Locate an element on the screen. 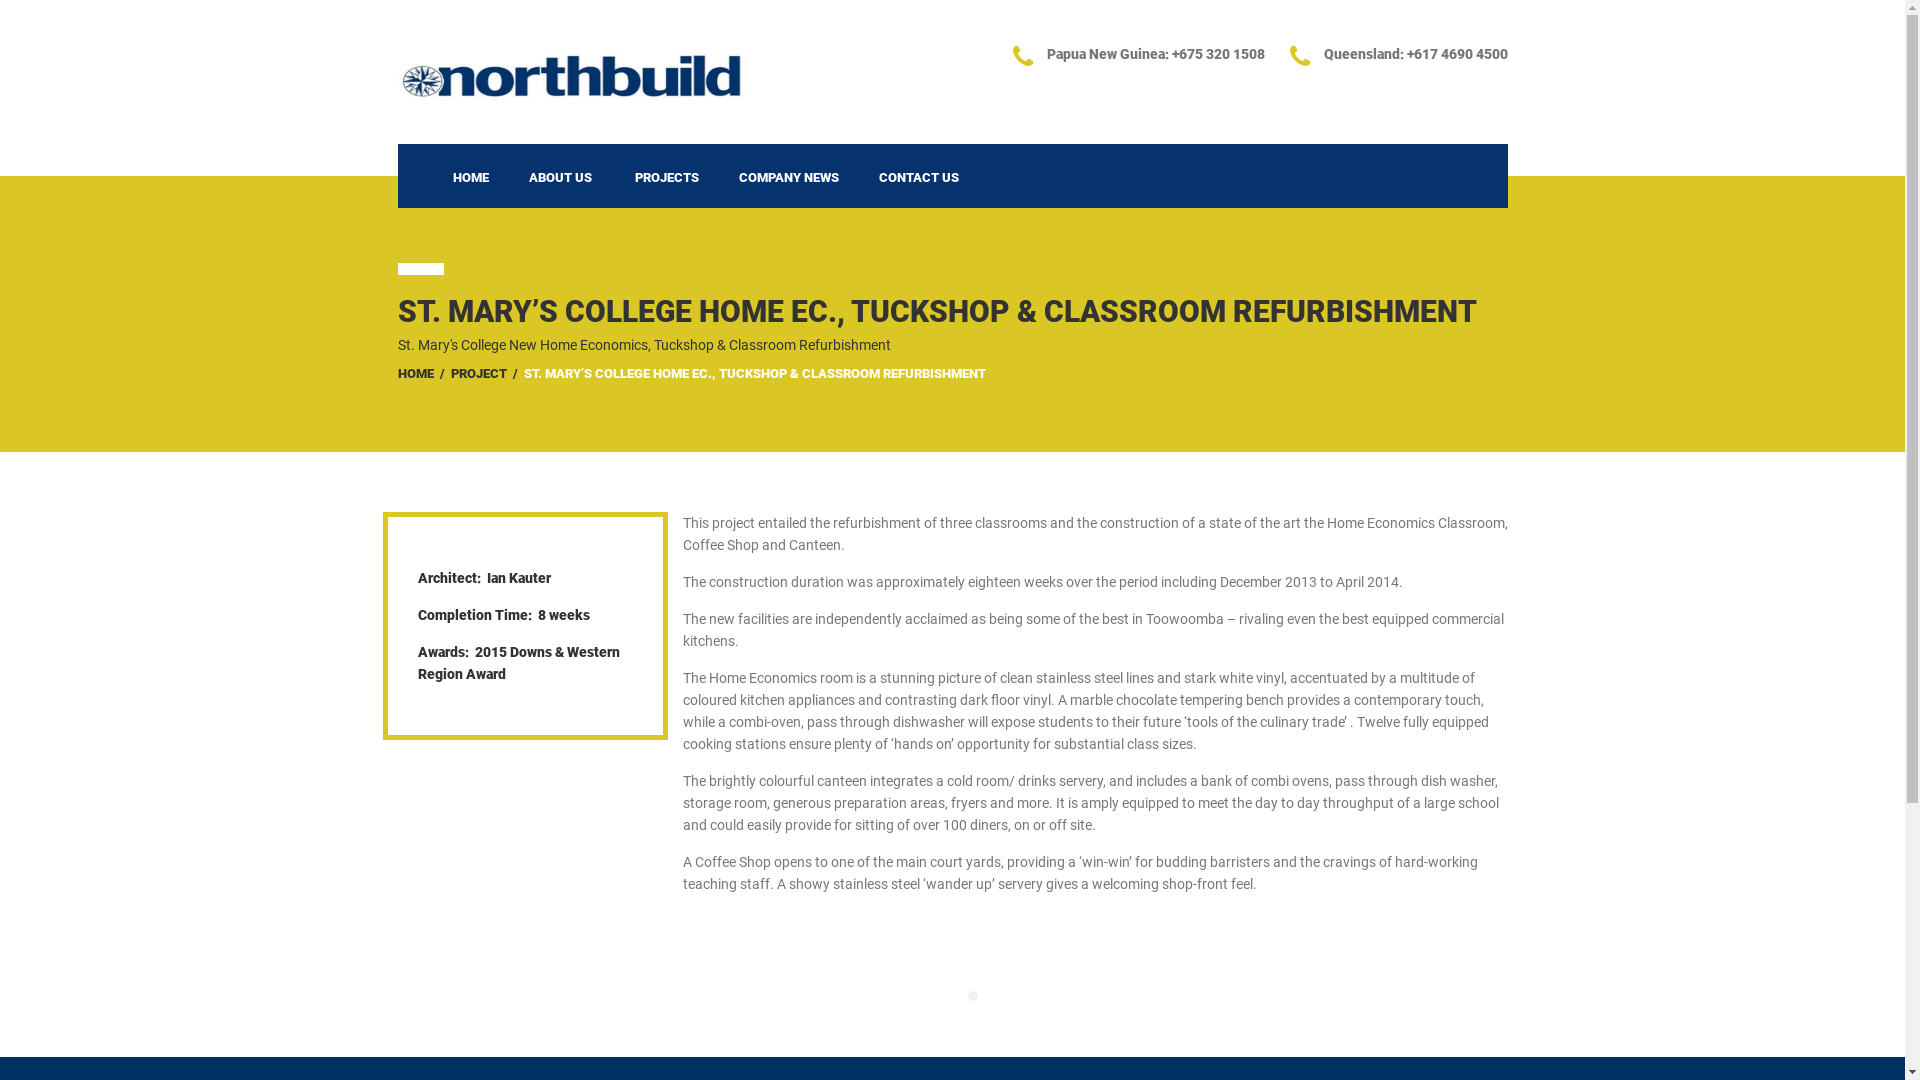  'ABOUT US' is located at coordinates (560, 175).